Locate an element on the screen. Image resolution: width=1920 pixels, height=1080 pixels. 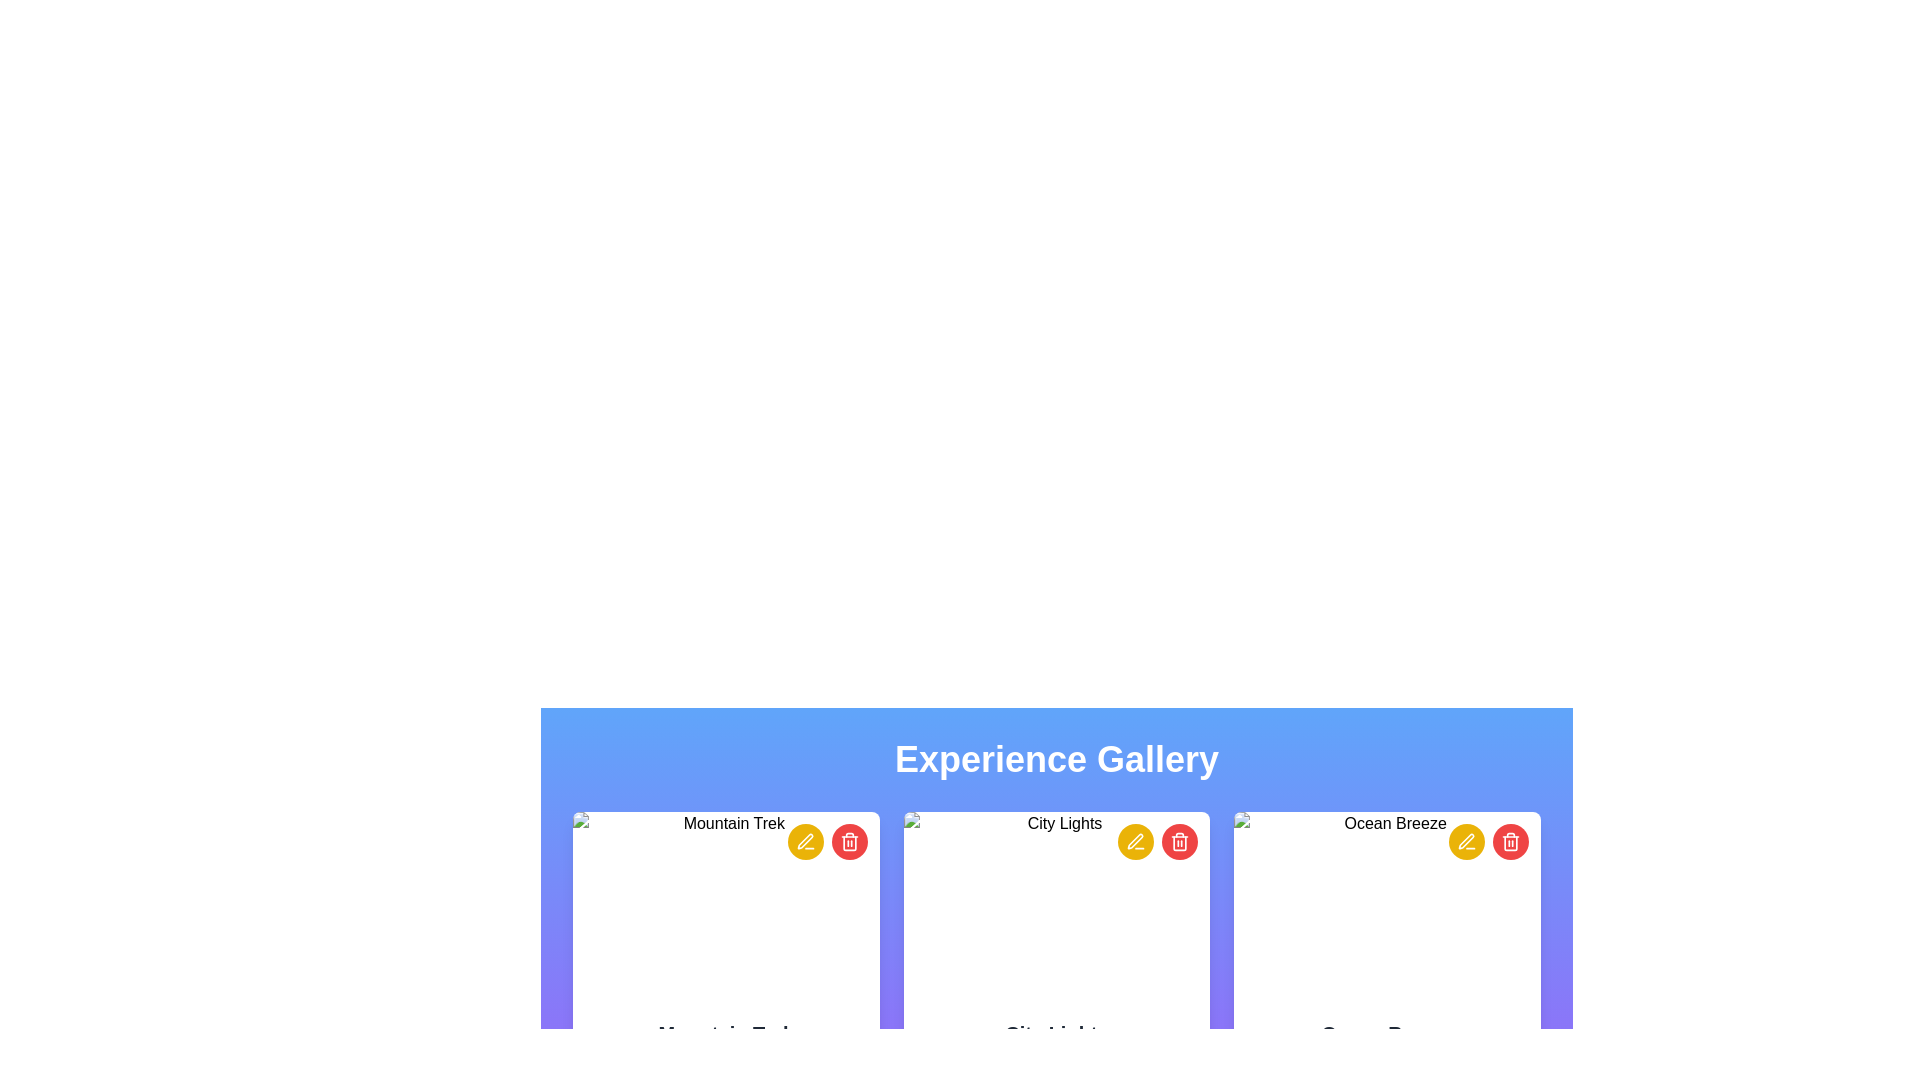
the yellow pen icon to the left of the red trash icon in the Ocean Breeze card to initiate the edit action is located at coordinates (1467, 841).